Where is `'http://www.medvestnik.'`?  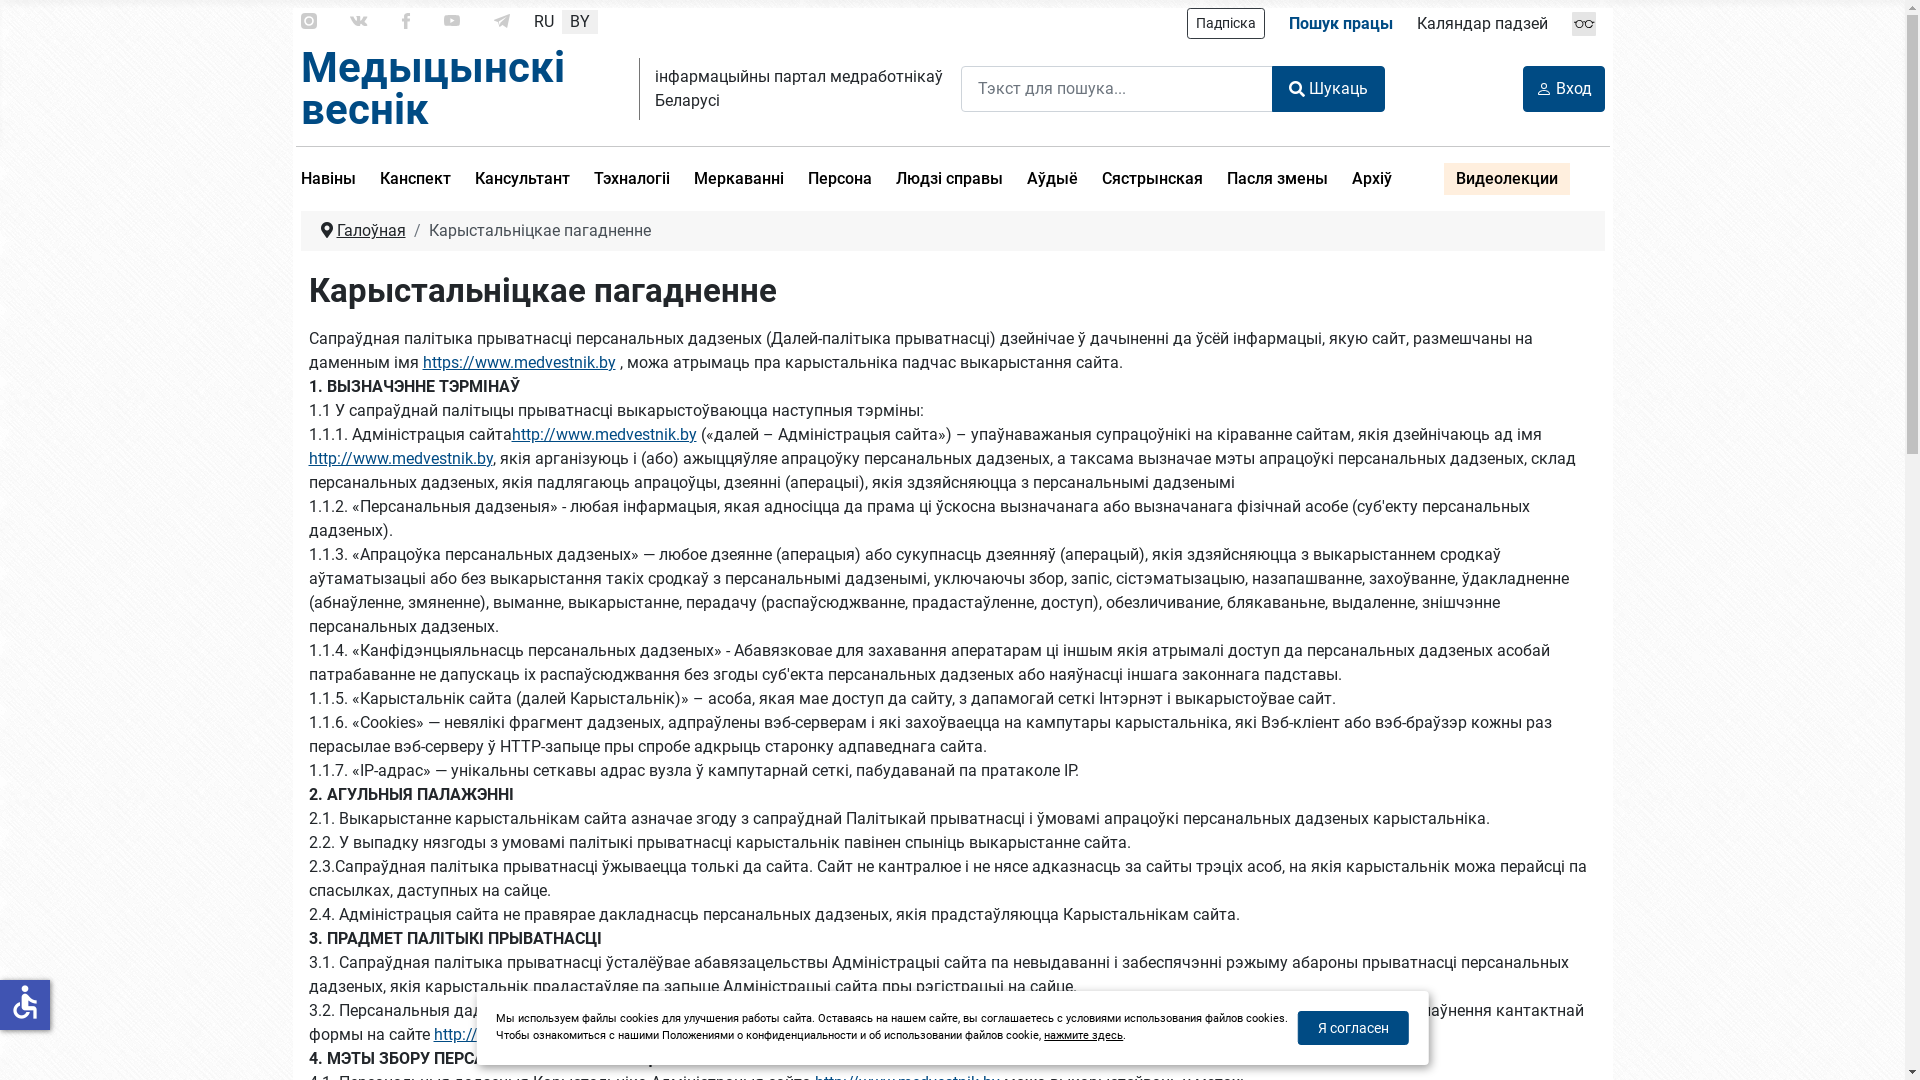
'http://www.medvestnik.' is located at coordinates (432, 1034).